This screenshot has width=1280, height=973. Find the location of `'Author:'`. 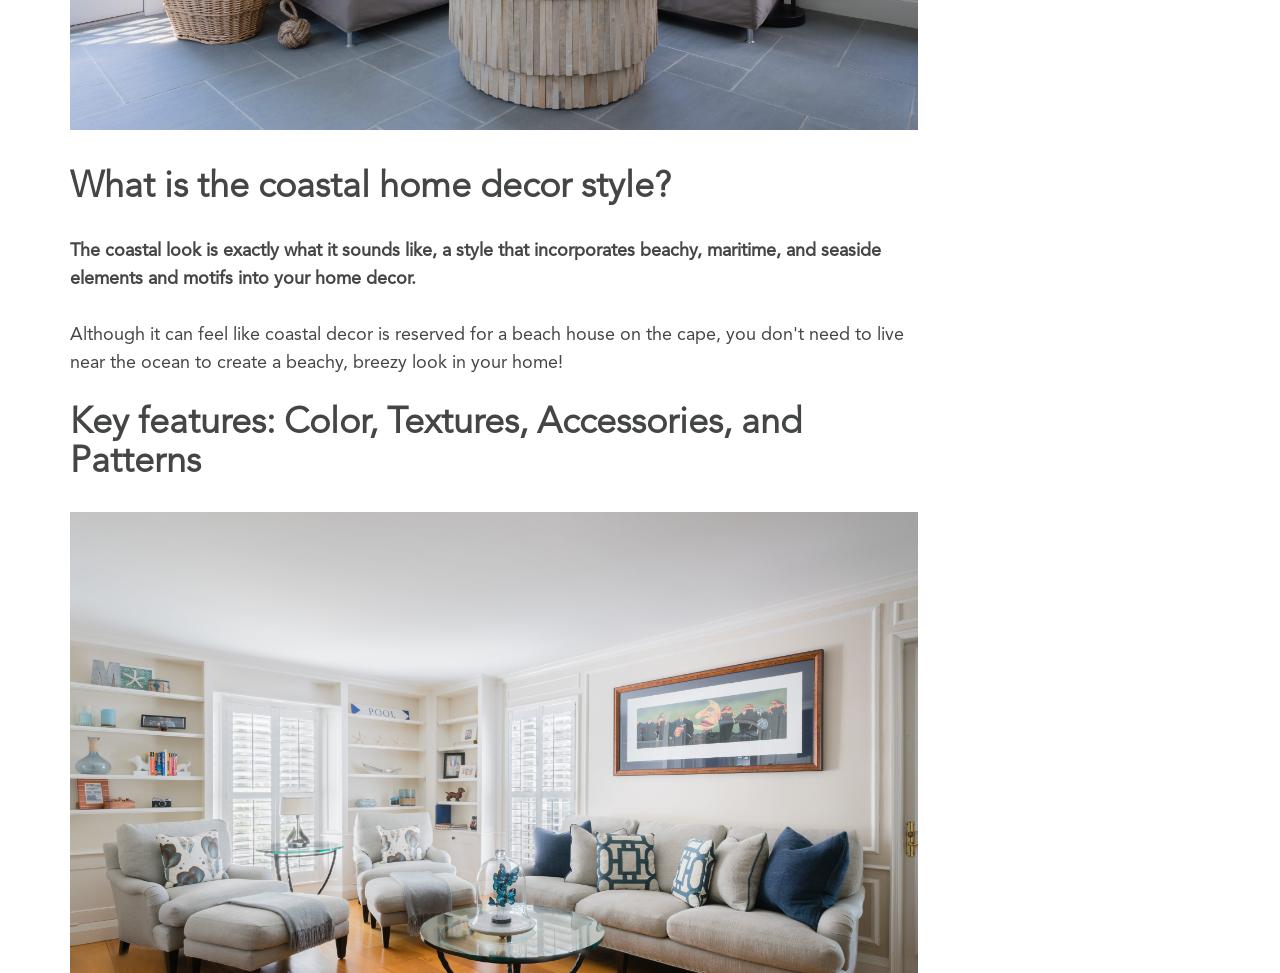

'Author:' is located at coordinates (70, 676).